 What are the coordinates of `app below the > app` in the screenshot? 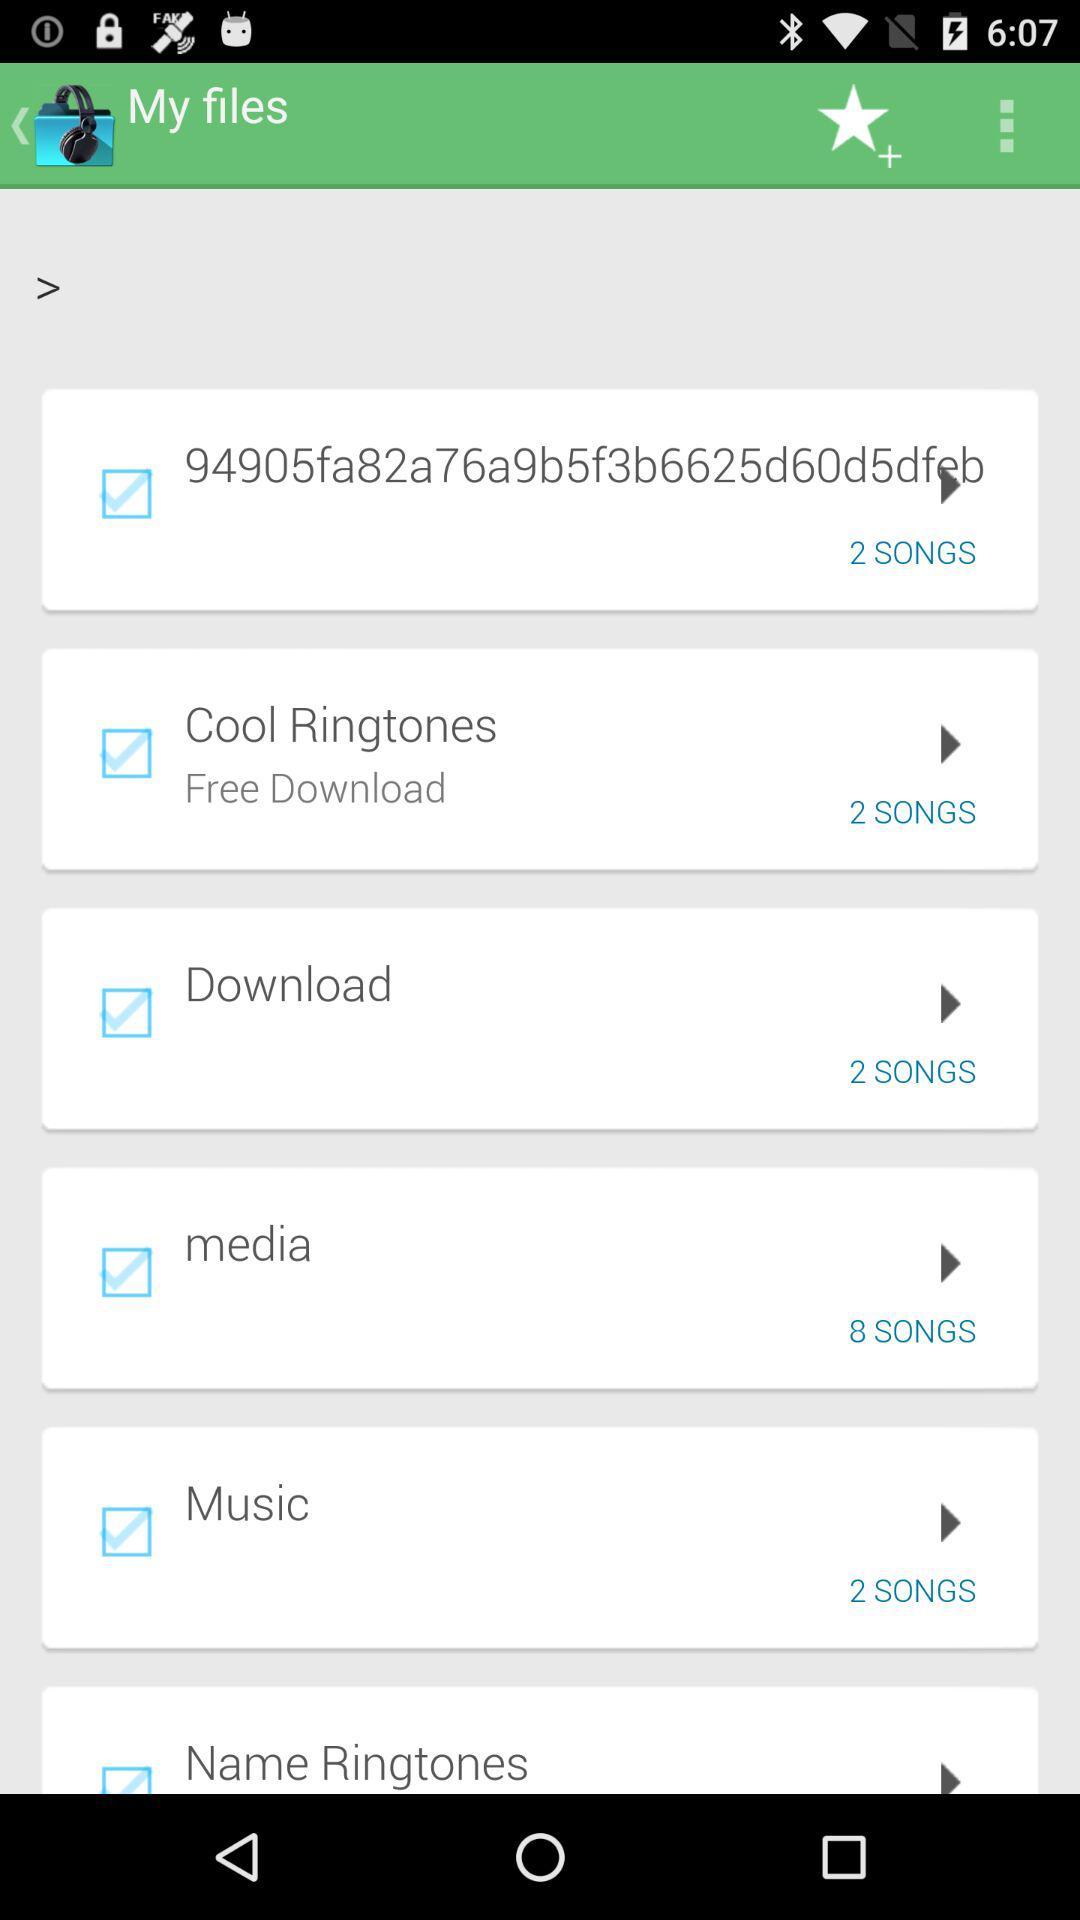 It's located at (596, 462).